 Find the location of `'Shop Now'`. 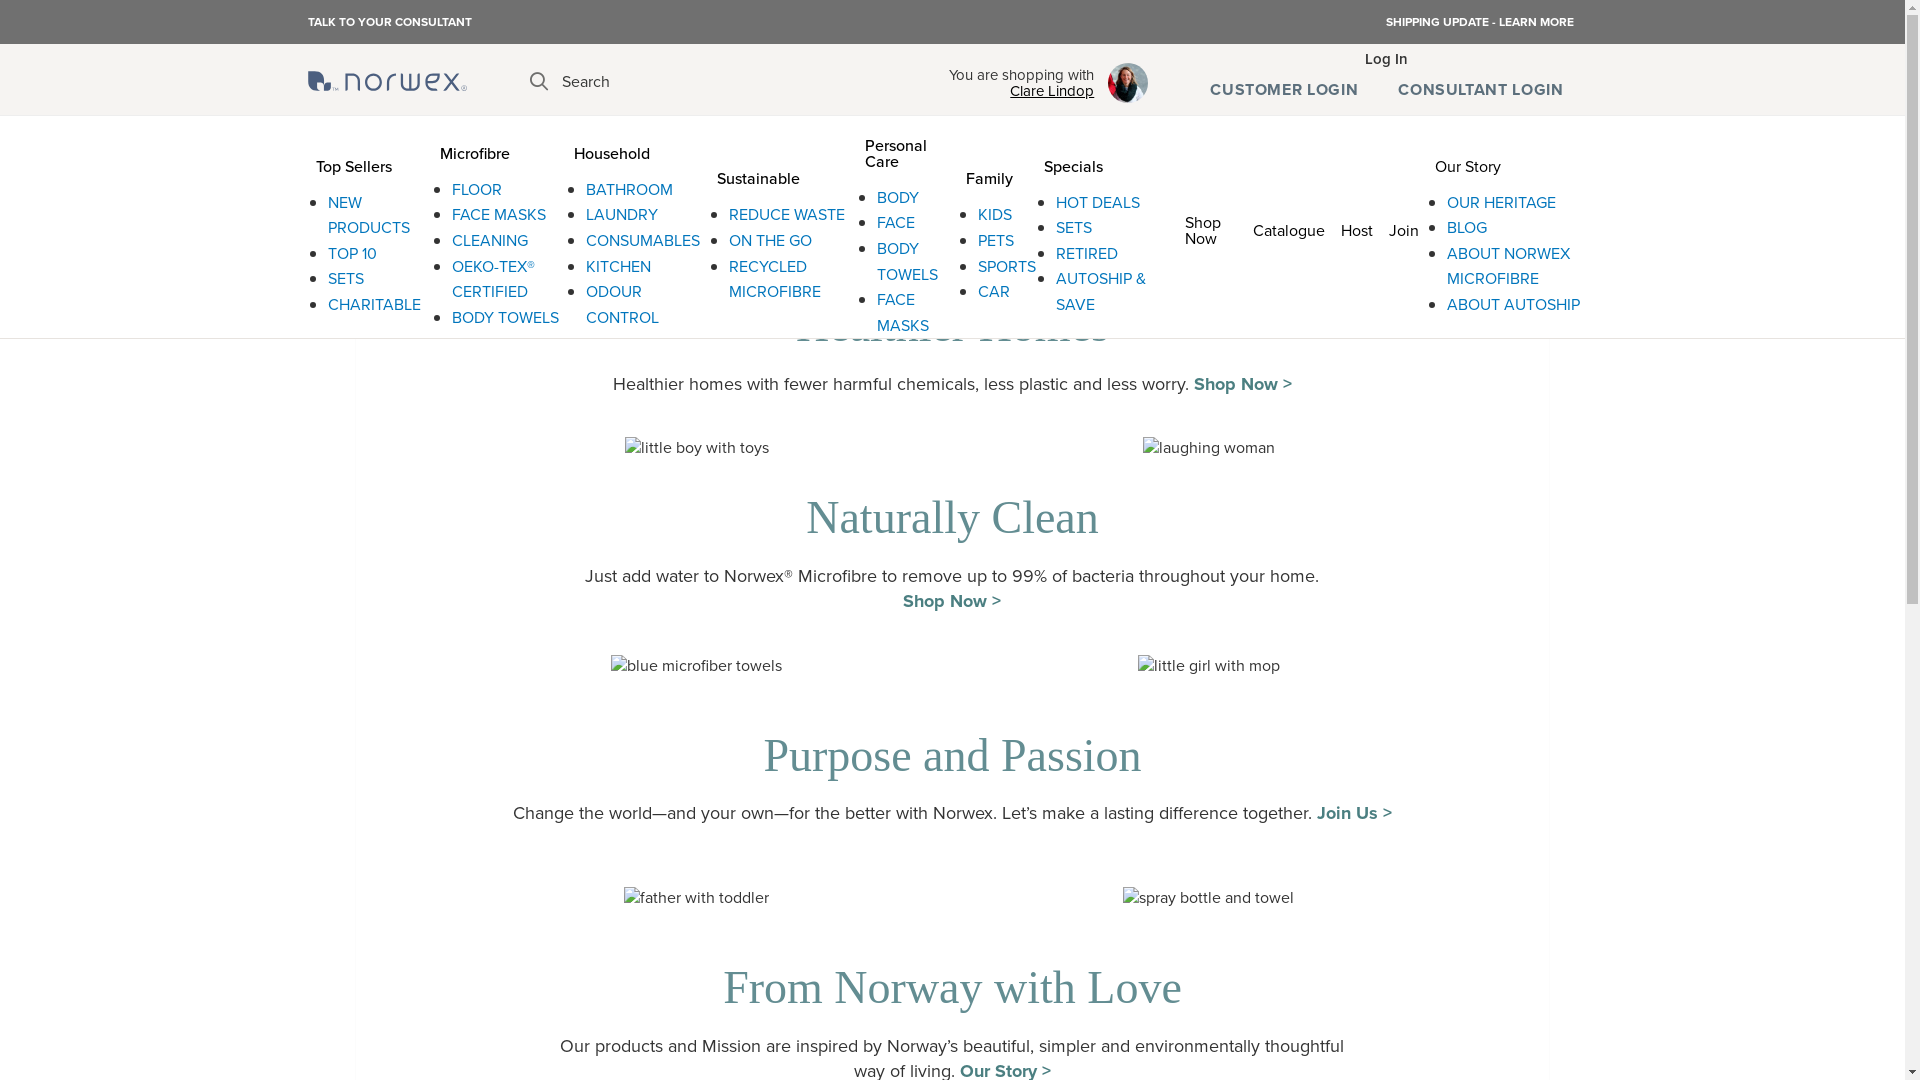

'Shop Now' is located at coordinates (1209, 226).